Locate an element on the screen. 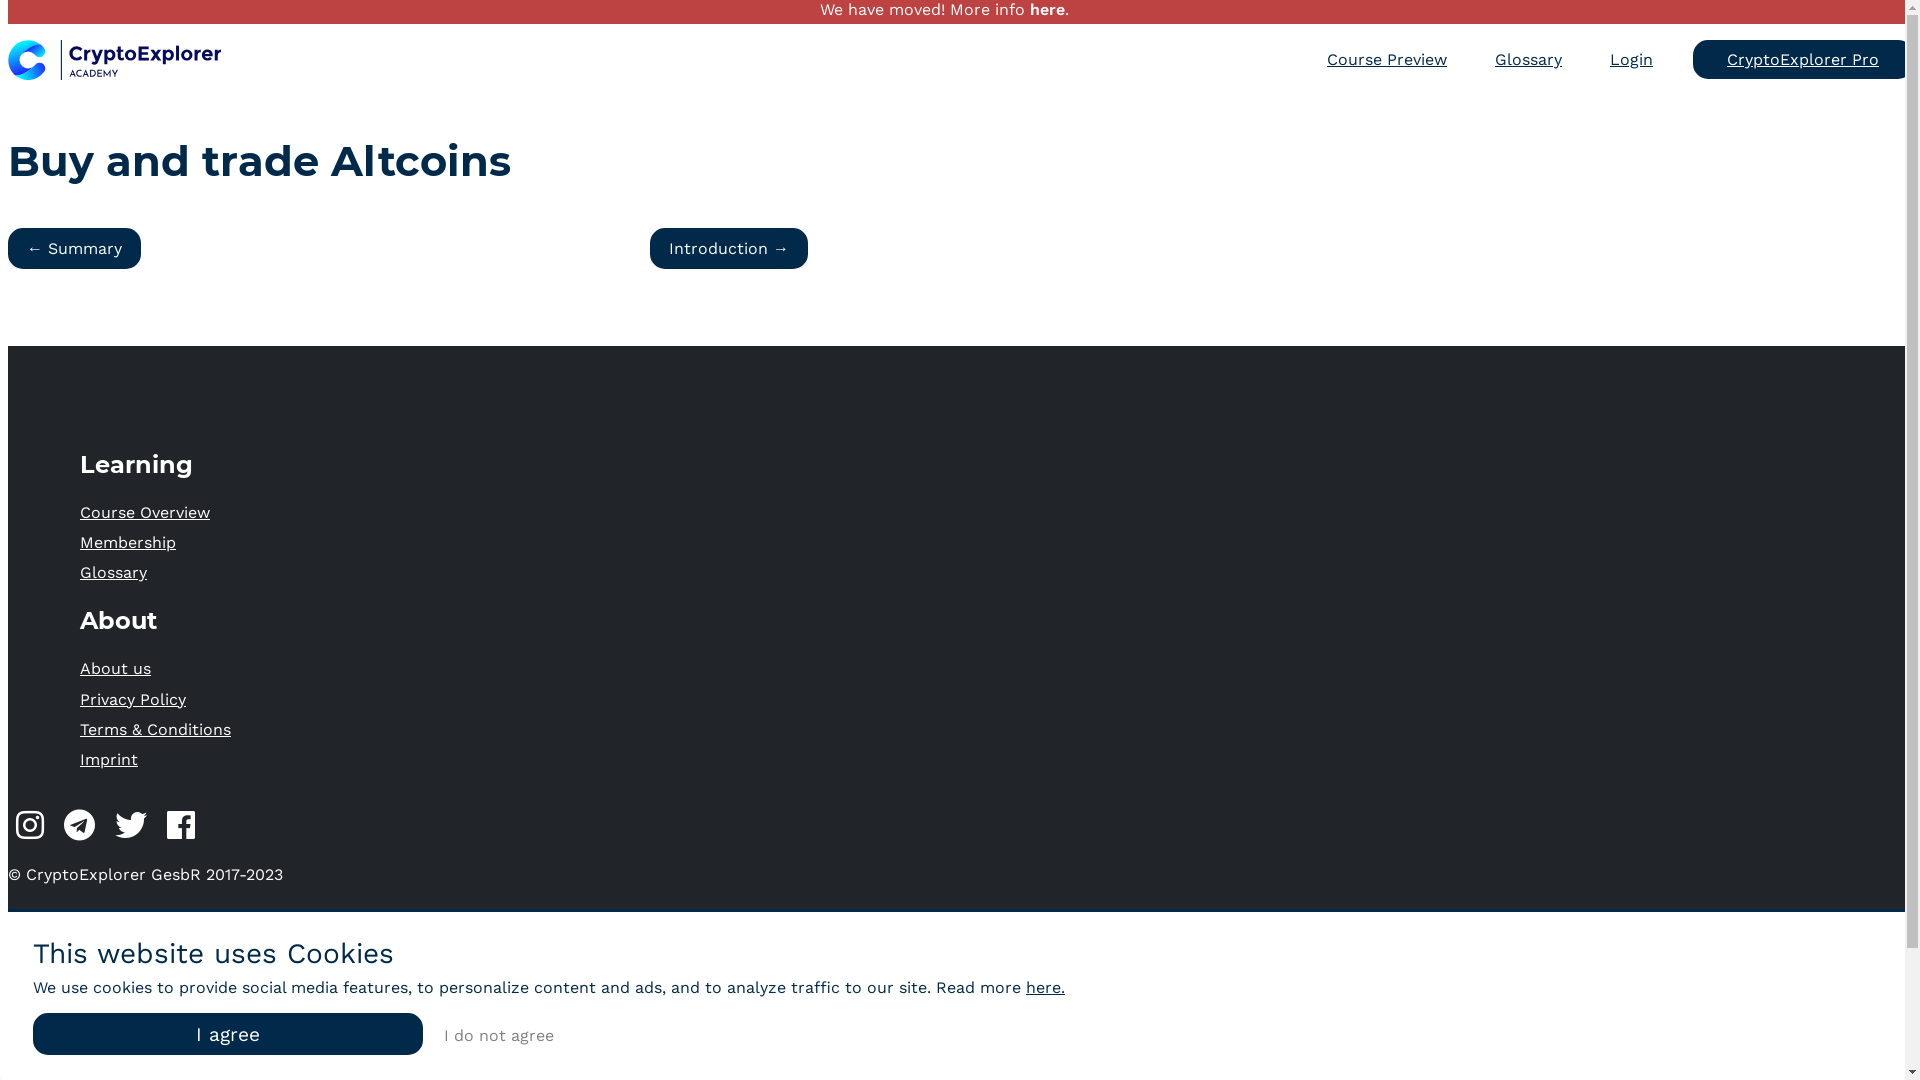 Image resolution: width=1920 pixels, height=1080 pixels. 'Glossary' is located at coordinates (112, 572).